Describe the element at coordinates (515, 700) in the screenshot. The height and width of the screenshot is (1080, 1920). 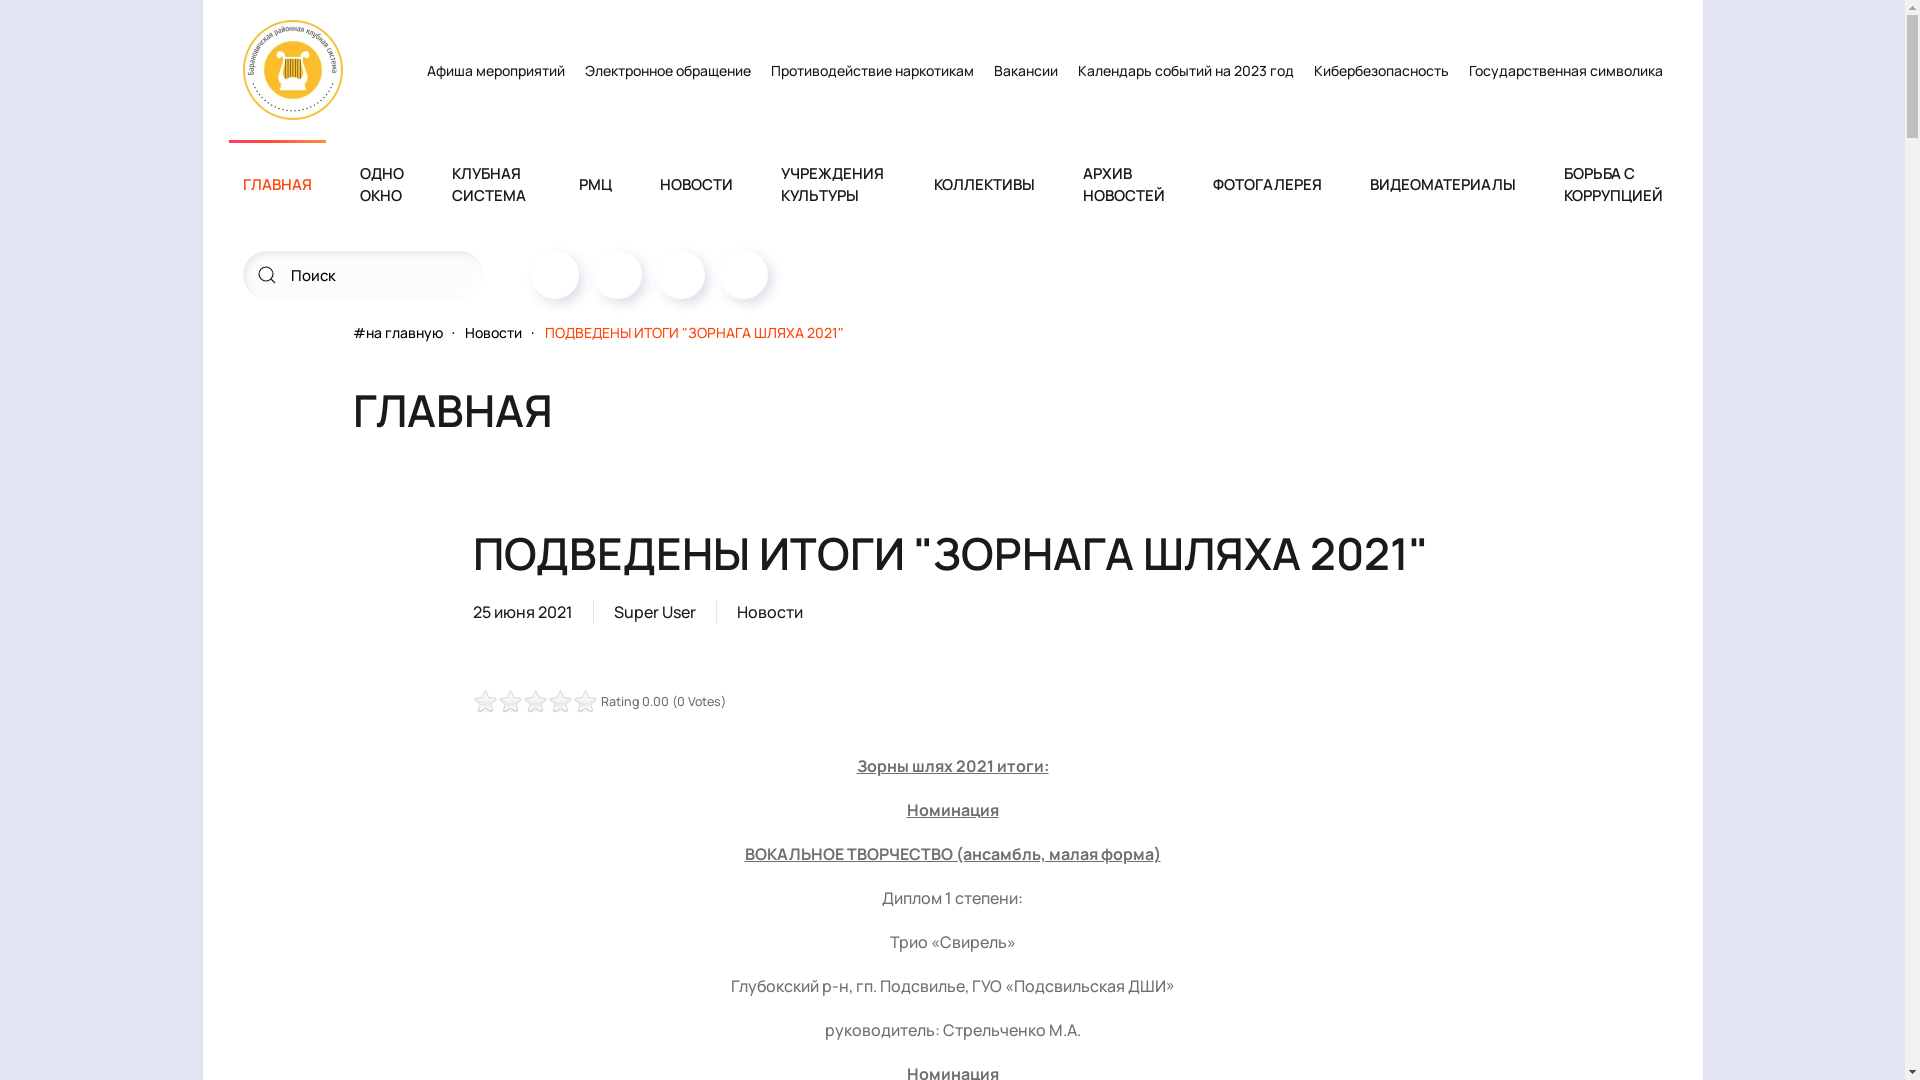
I see `'1'` at that location.